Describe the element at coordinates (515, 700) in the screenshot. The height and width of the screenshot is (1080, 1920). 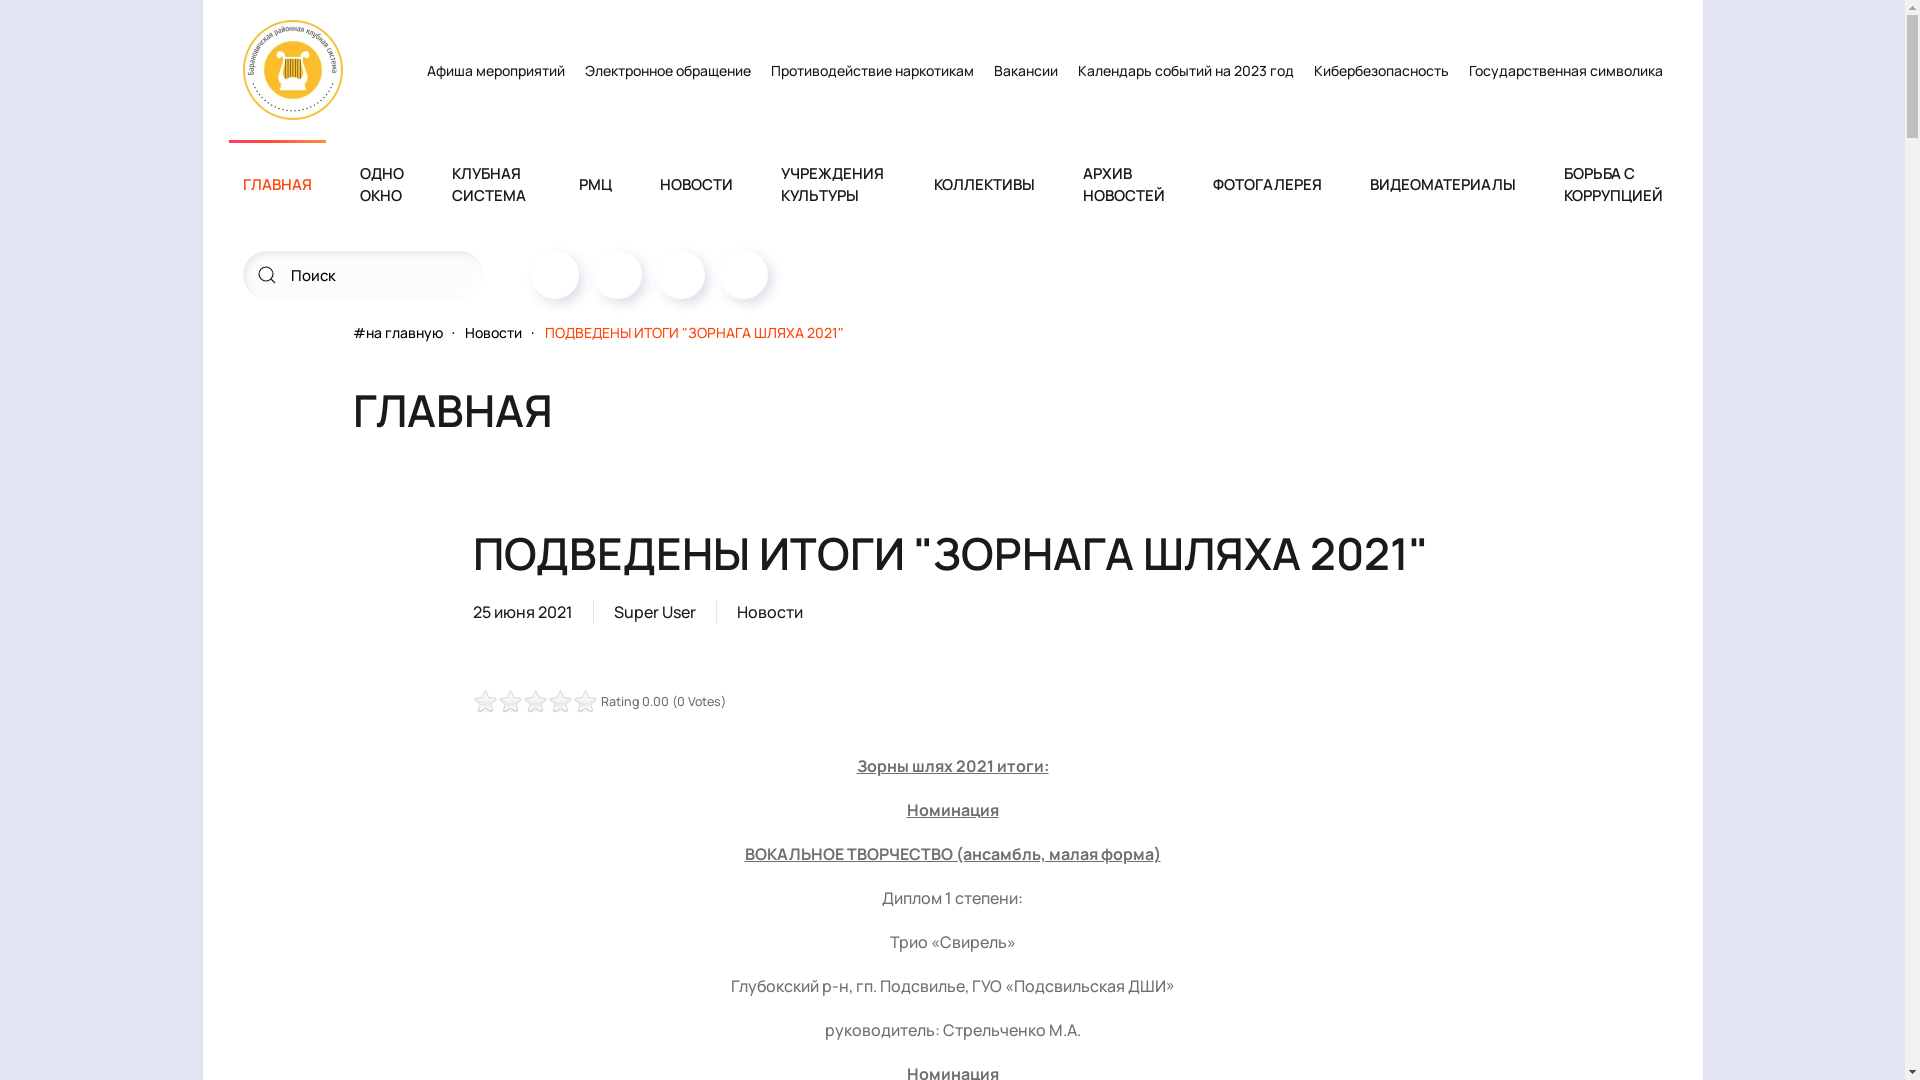
I see `'1'` at that location.